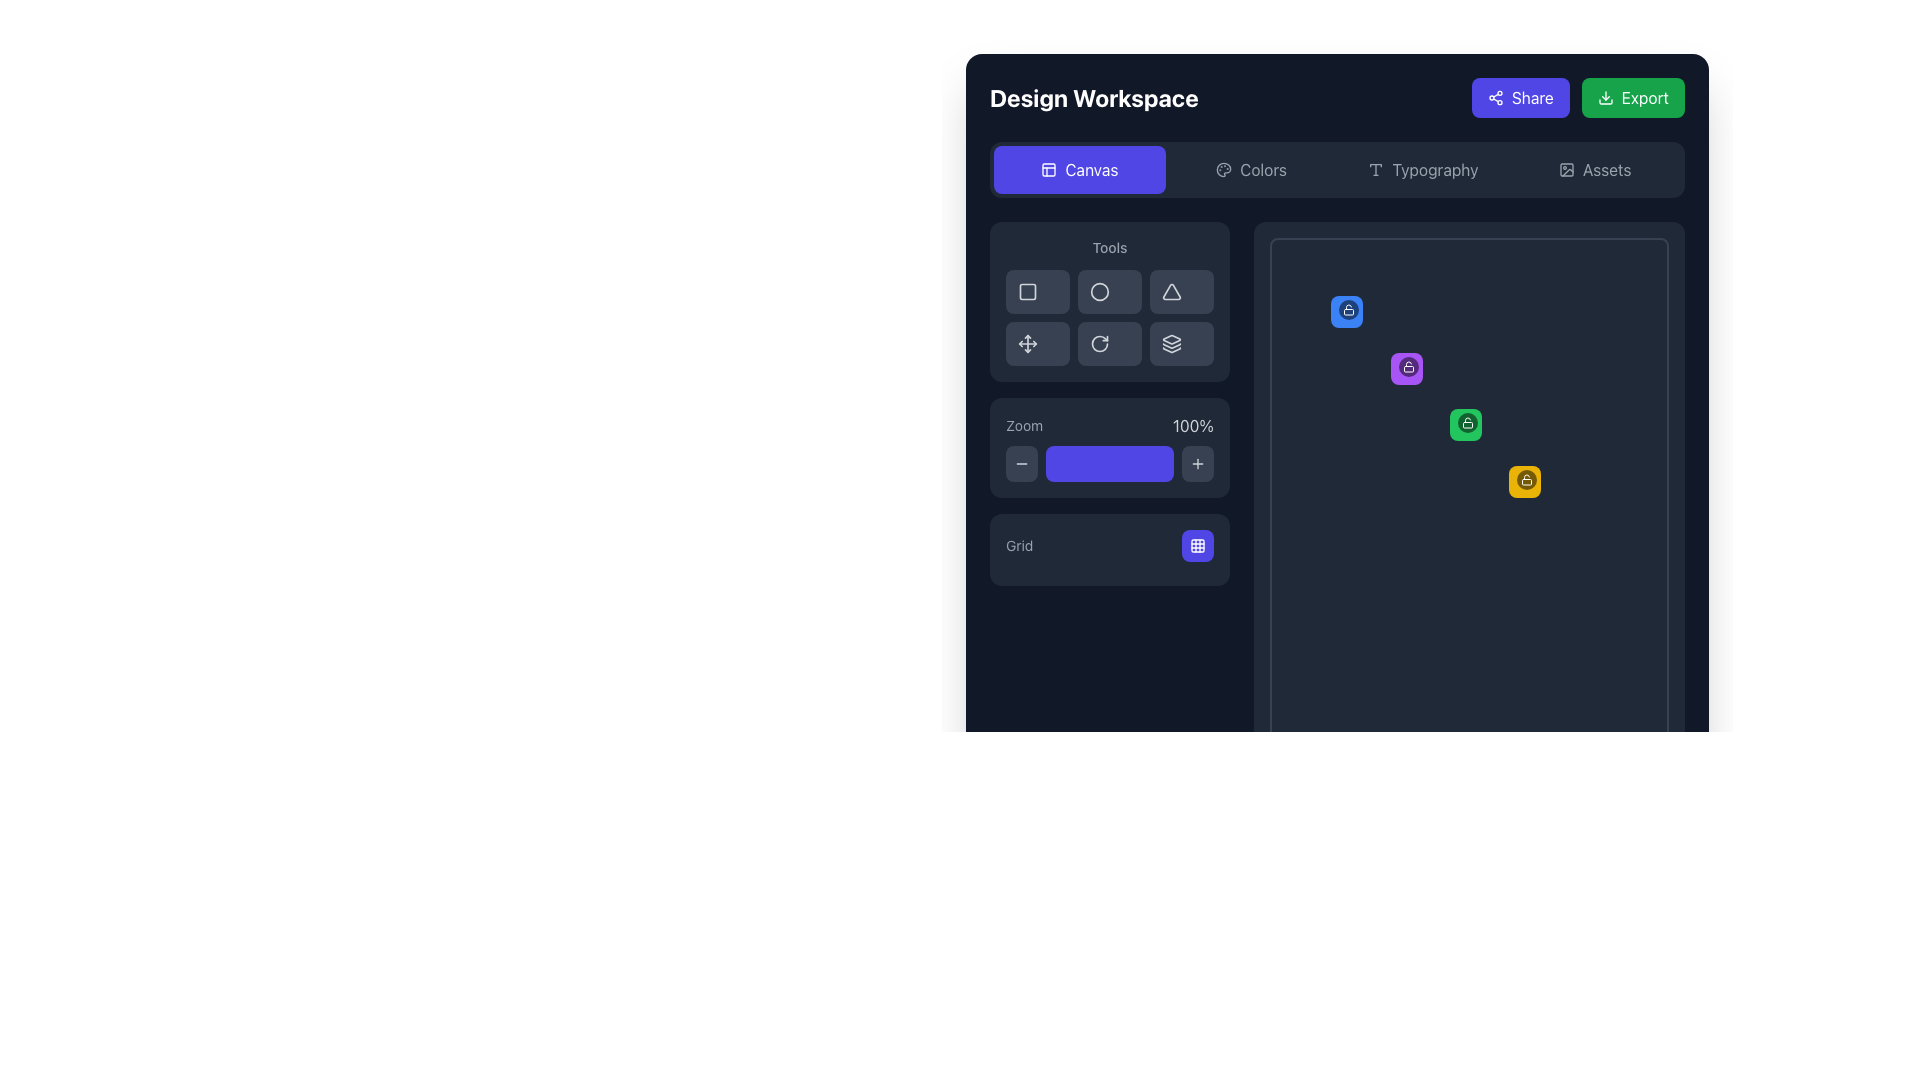 Image resolution: width=1920 pixels, height=1080 pixels. I want to click on the fifth icon in the vertical list of tool options located in the 'Tools' section of the UI, so click(1027, 342).